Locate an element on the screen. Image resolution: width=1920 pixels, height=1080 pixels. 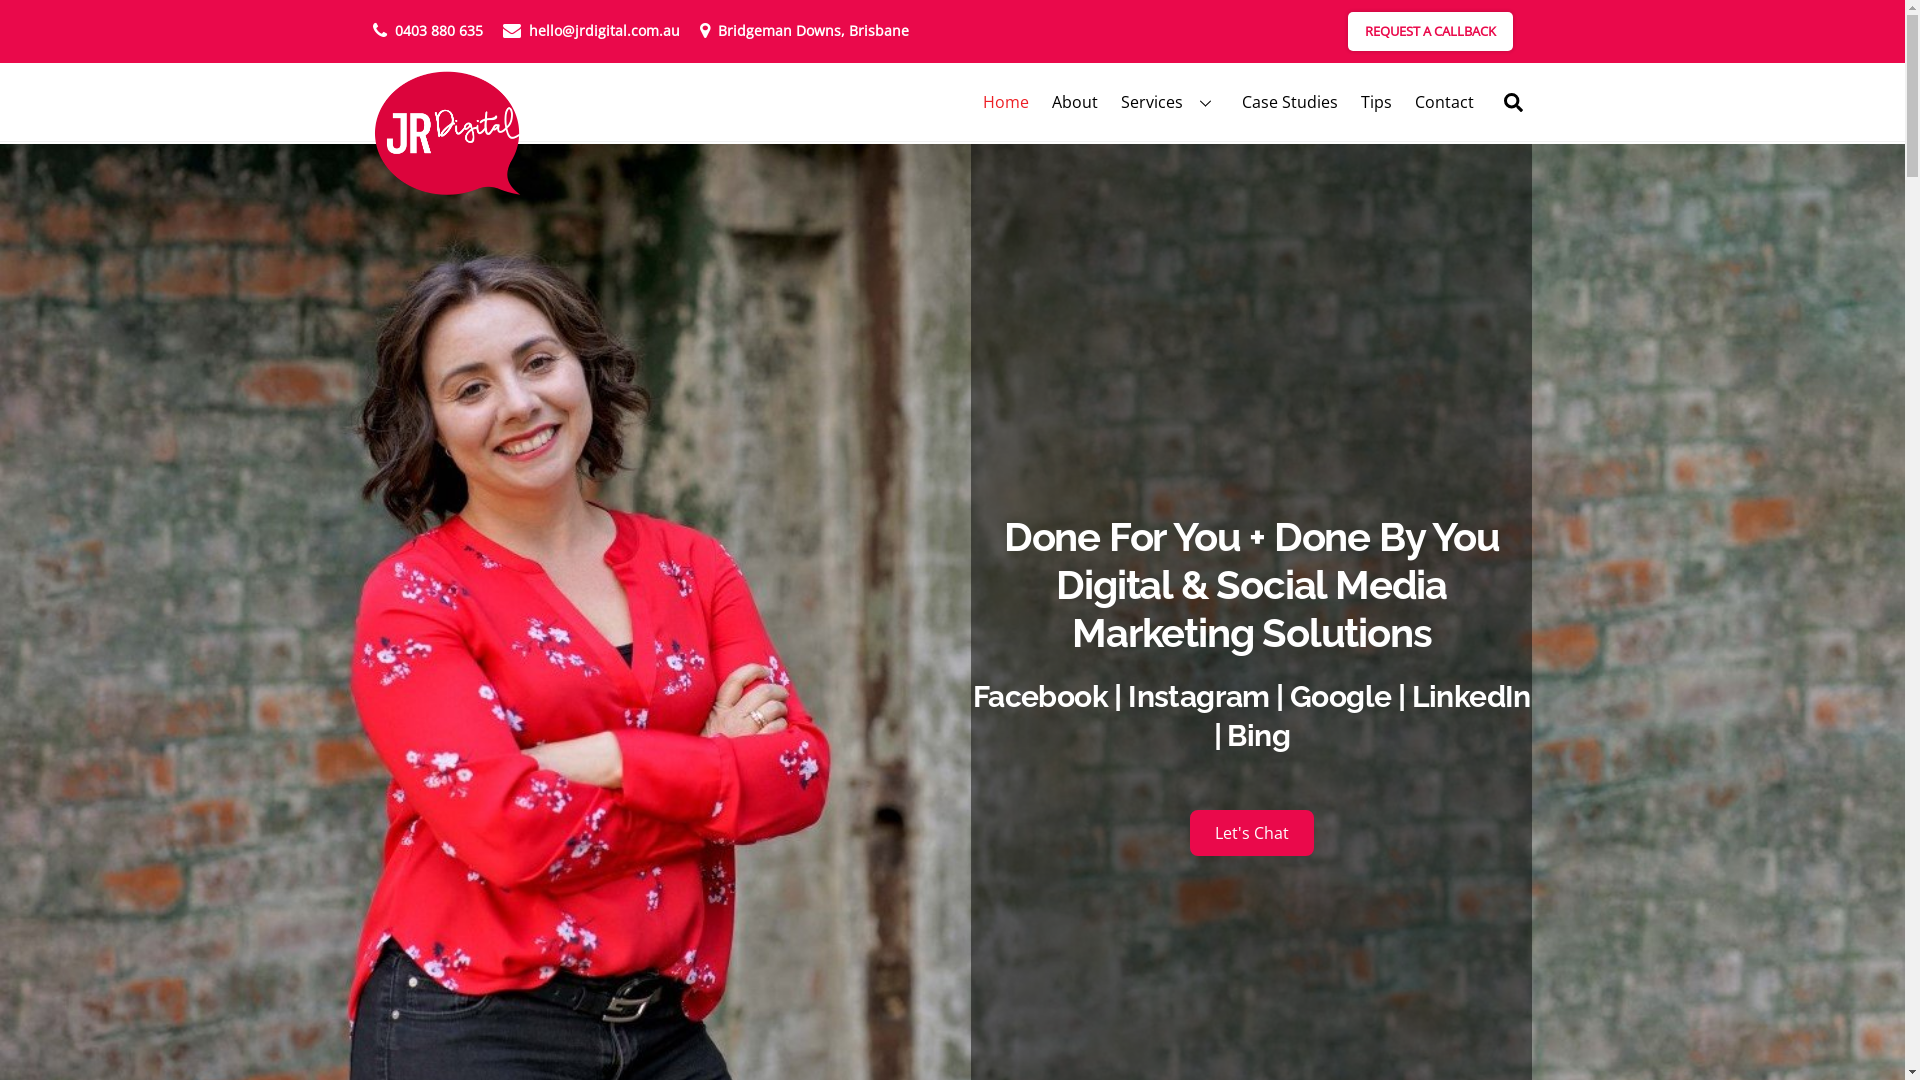
'Case Studies' is located at coordinates (1289, 101).